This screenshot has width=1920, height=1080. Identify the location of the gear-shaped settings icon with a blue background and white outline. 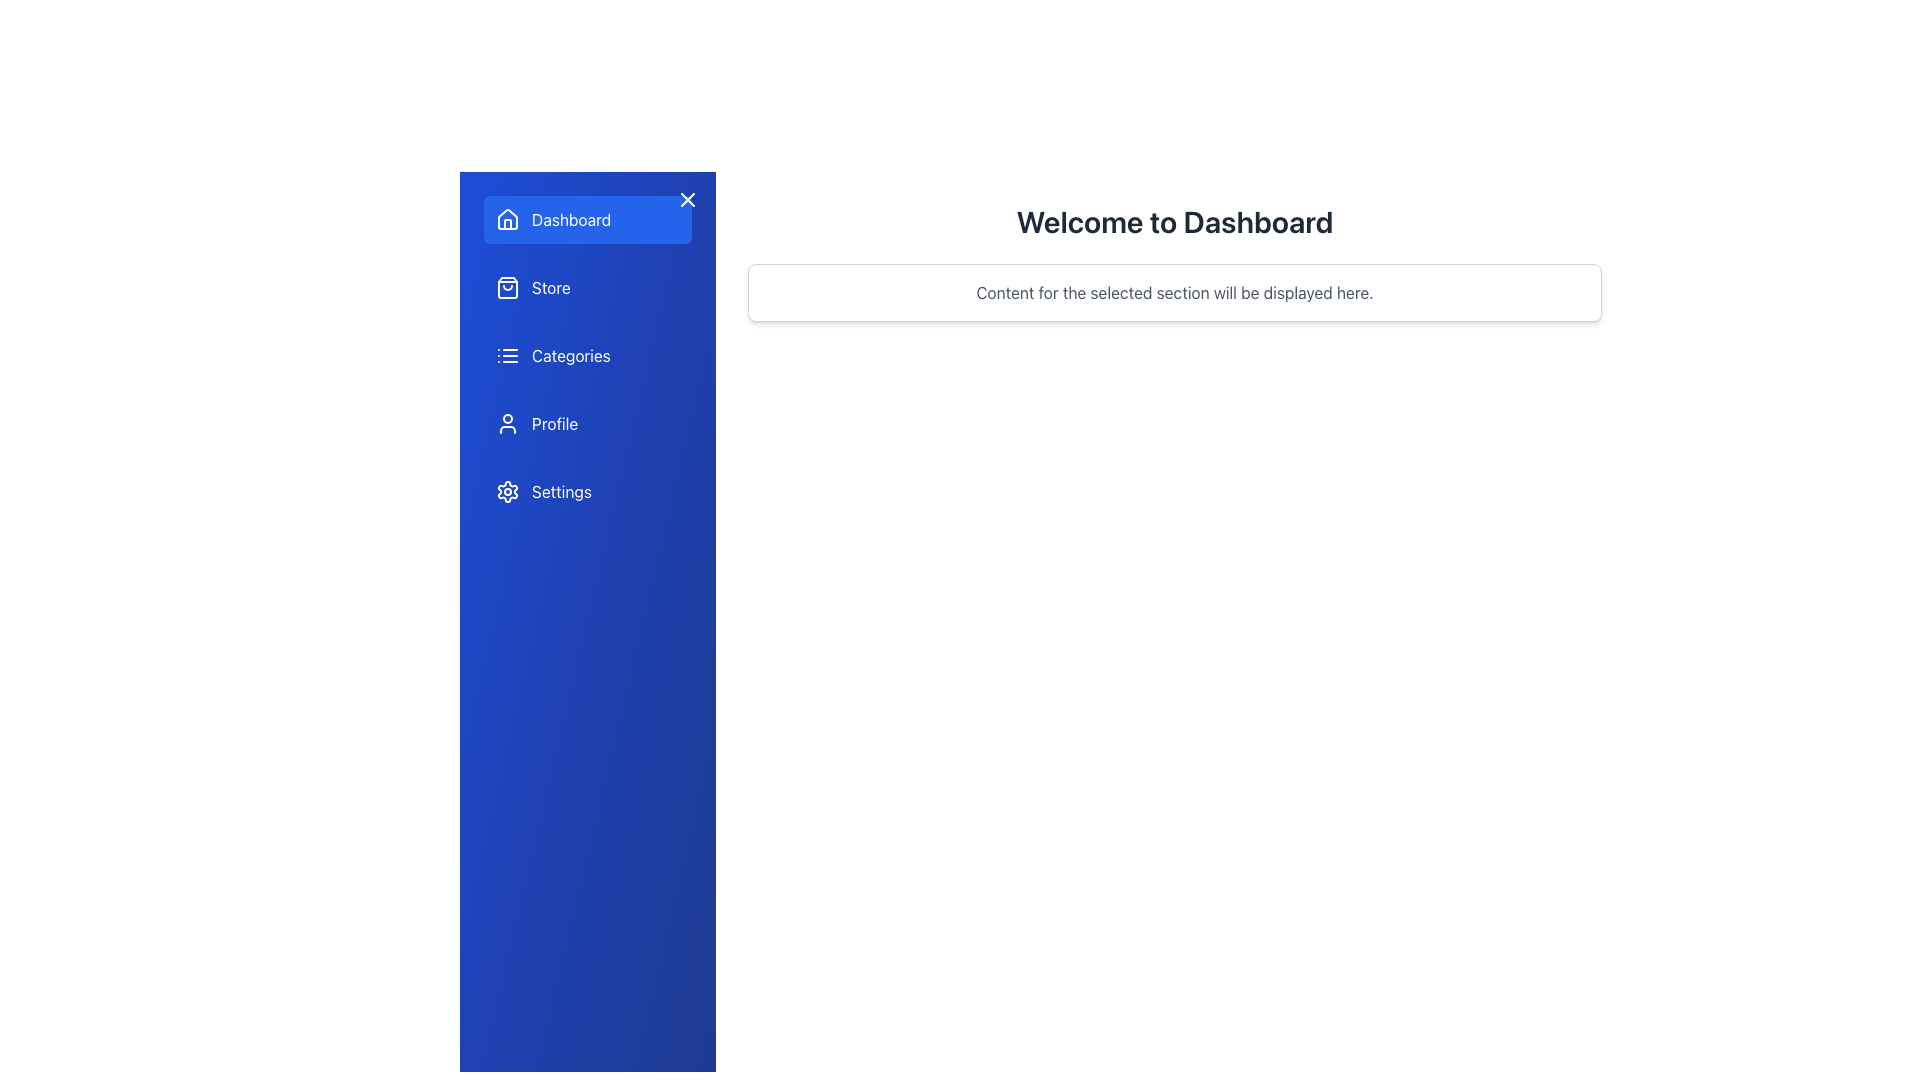
(508, 492).